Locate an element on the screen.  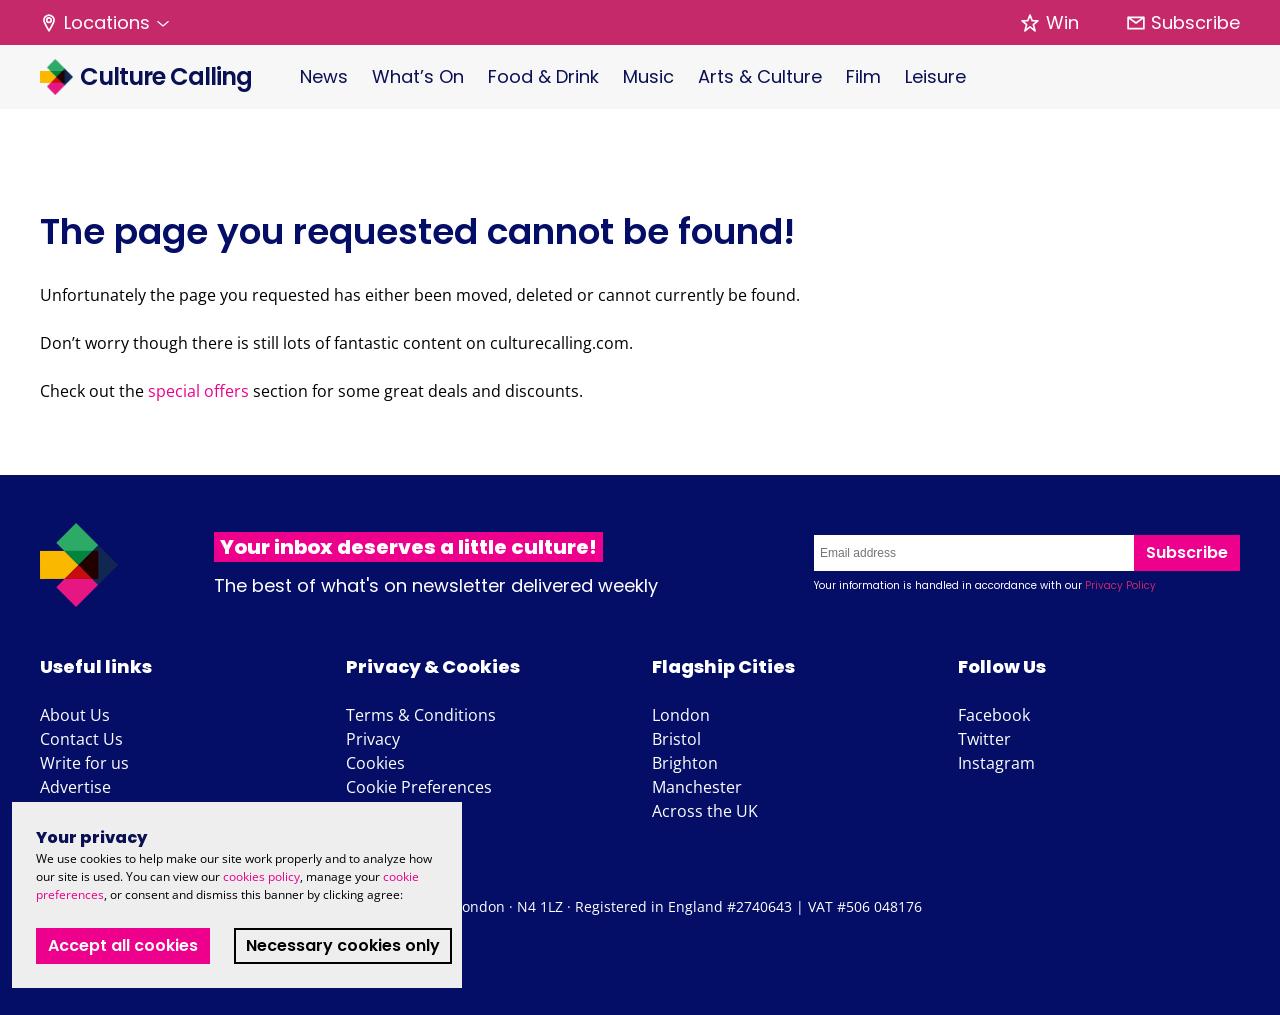
'Cookie Preferences' is located at coordinates (345, 786).